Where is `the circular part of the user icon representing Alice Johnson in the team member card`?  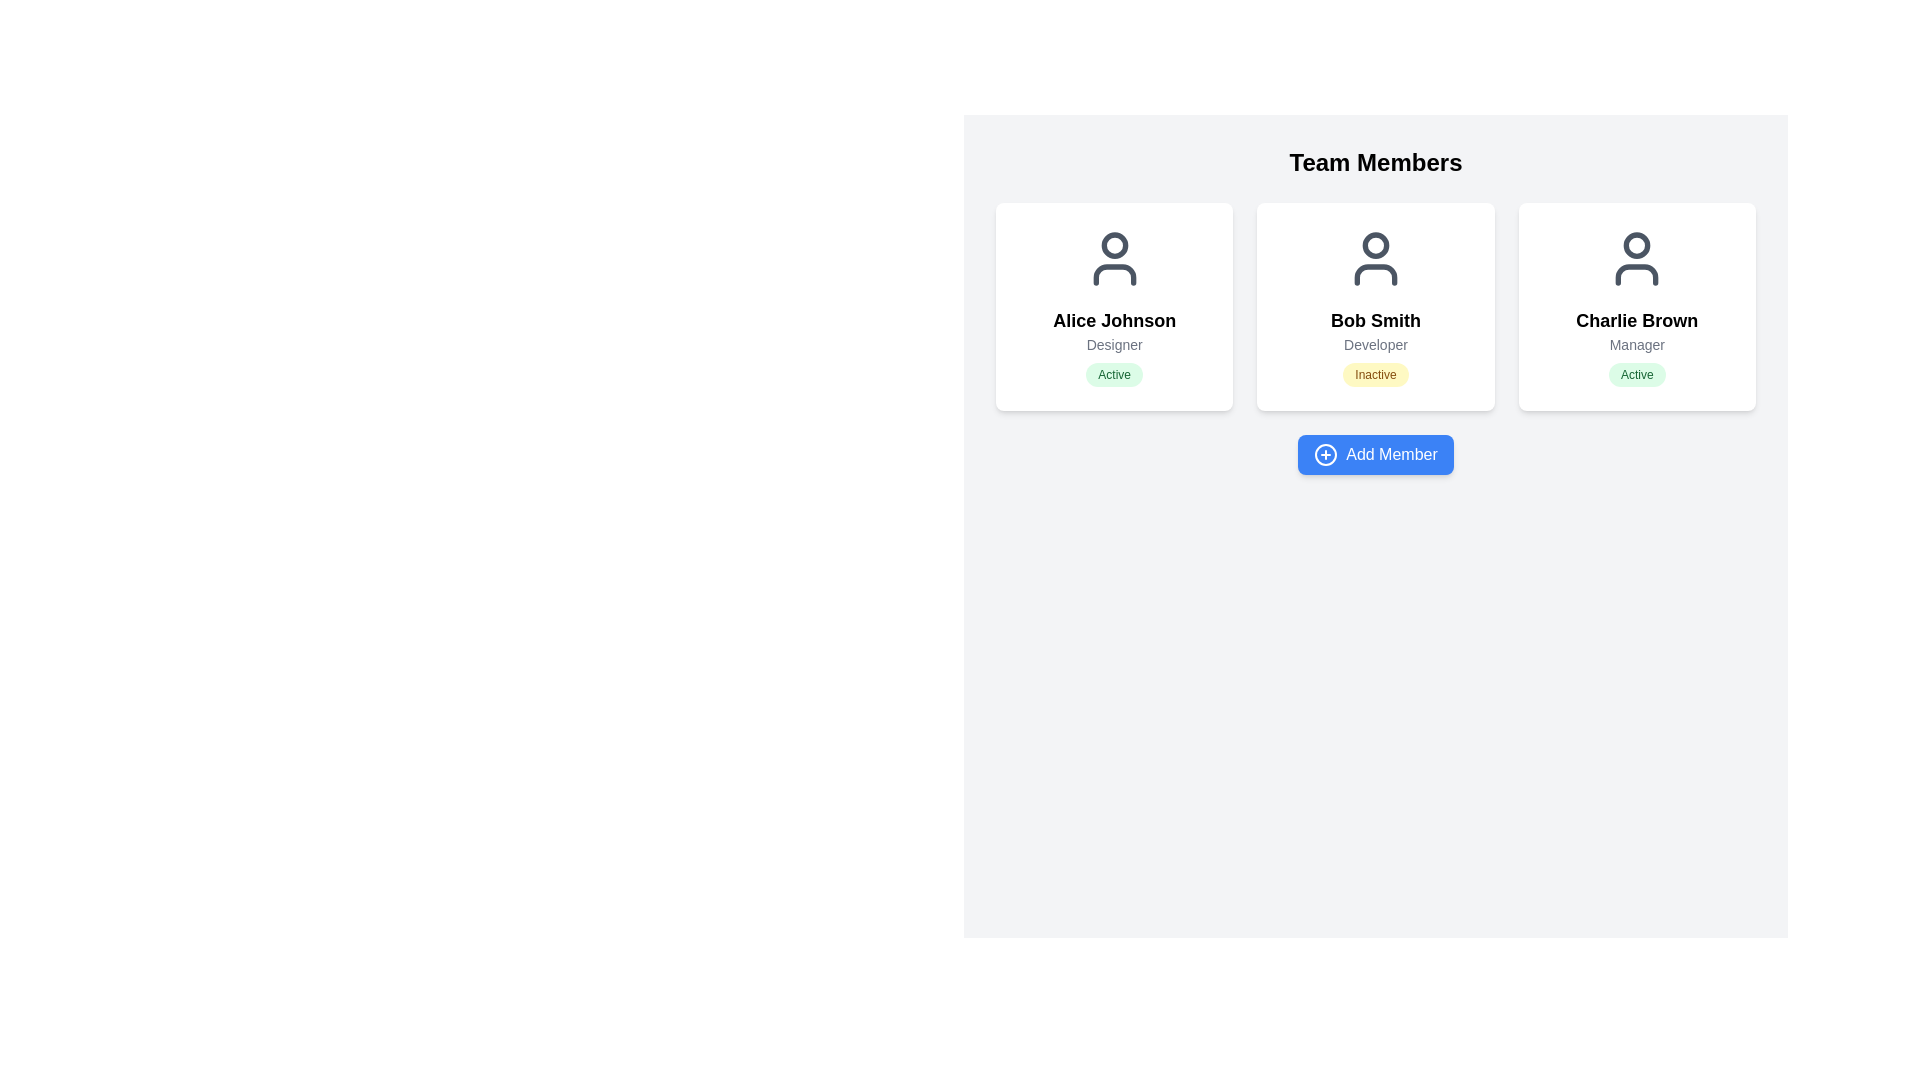
the circular part of the user icon representing Alice Johnson in the team member card is located at coordinates (1113, 244).